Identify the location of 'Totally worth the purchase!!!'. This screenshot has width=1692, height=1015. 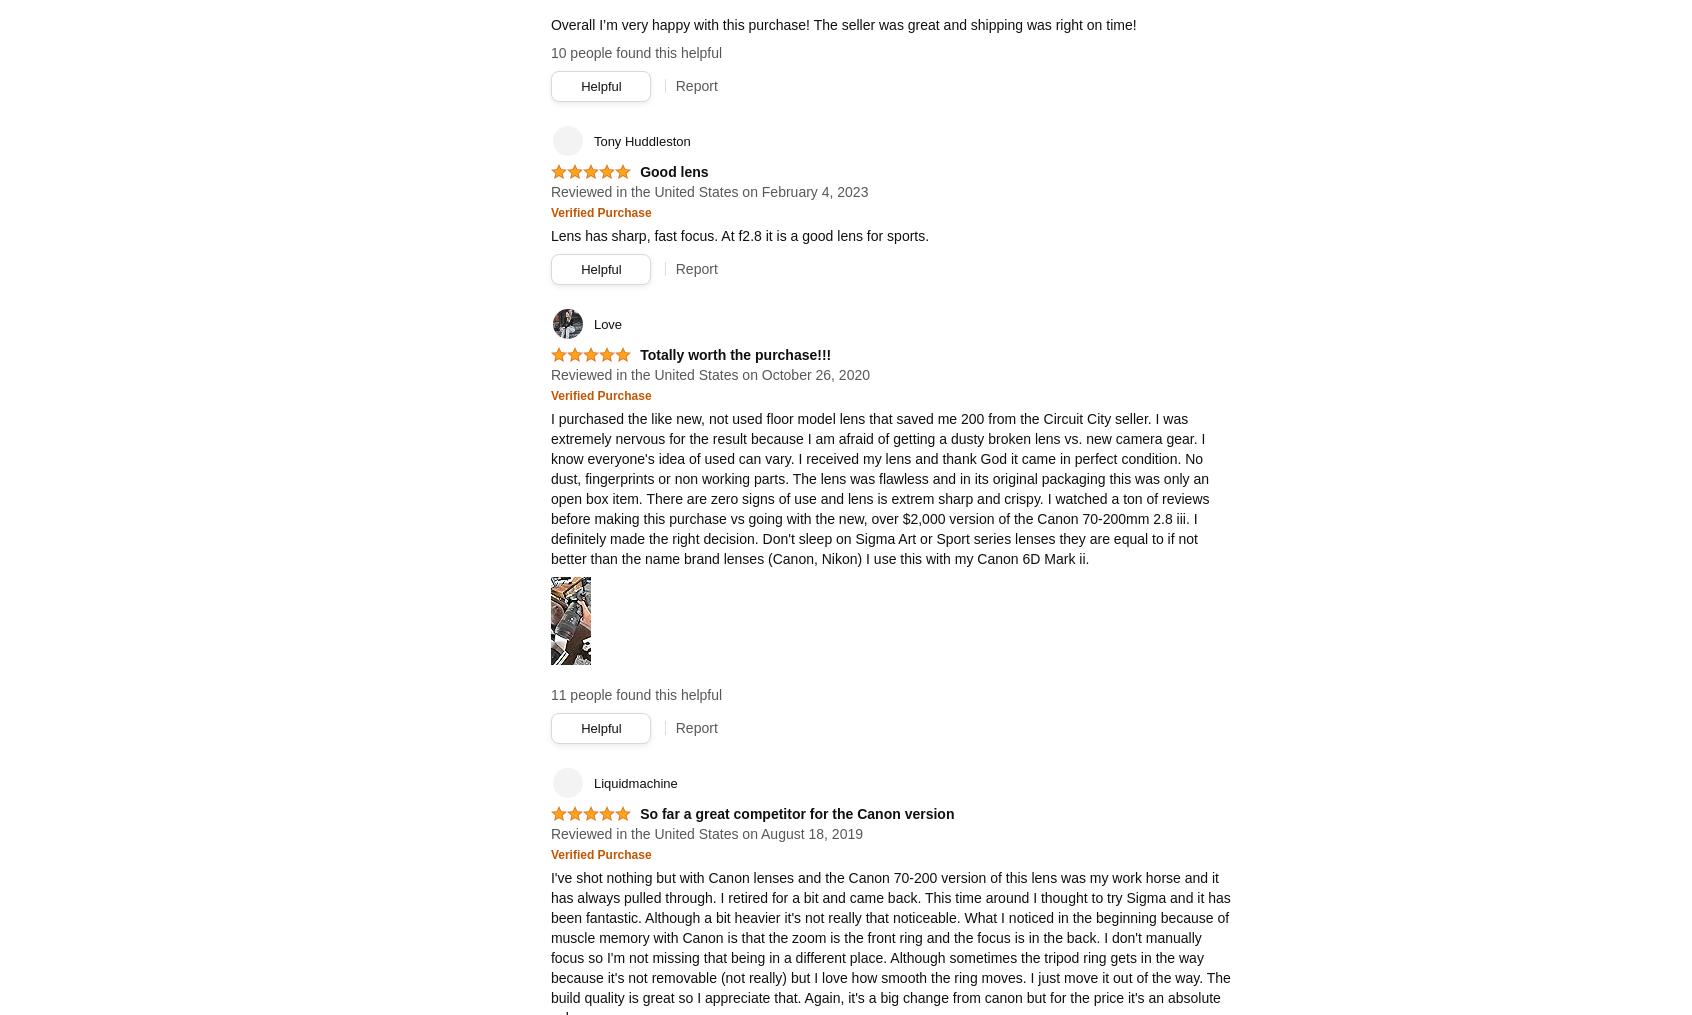
(734, 354).